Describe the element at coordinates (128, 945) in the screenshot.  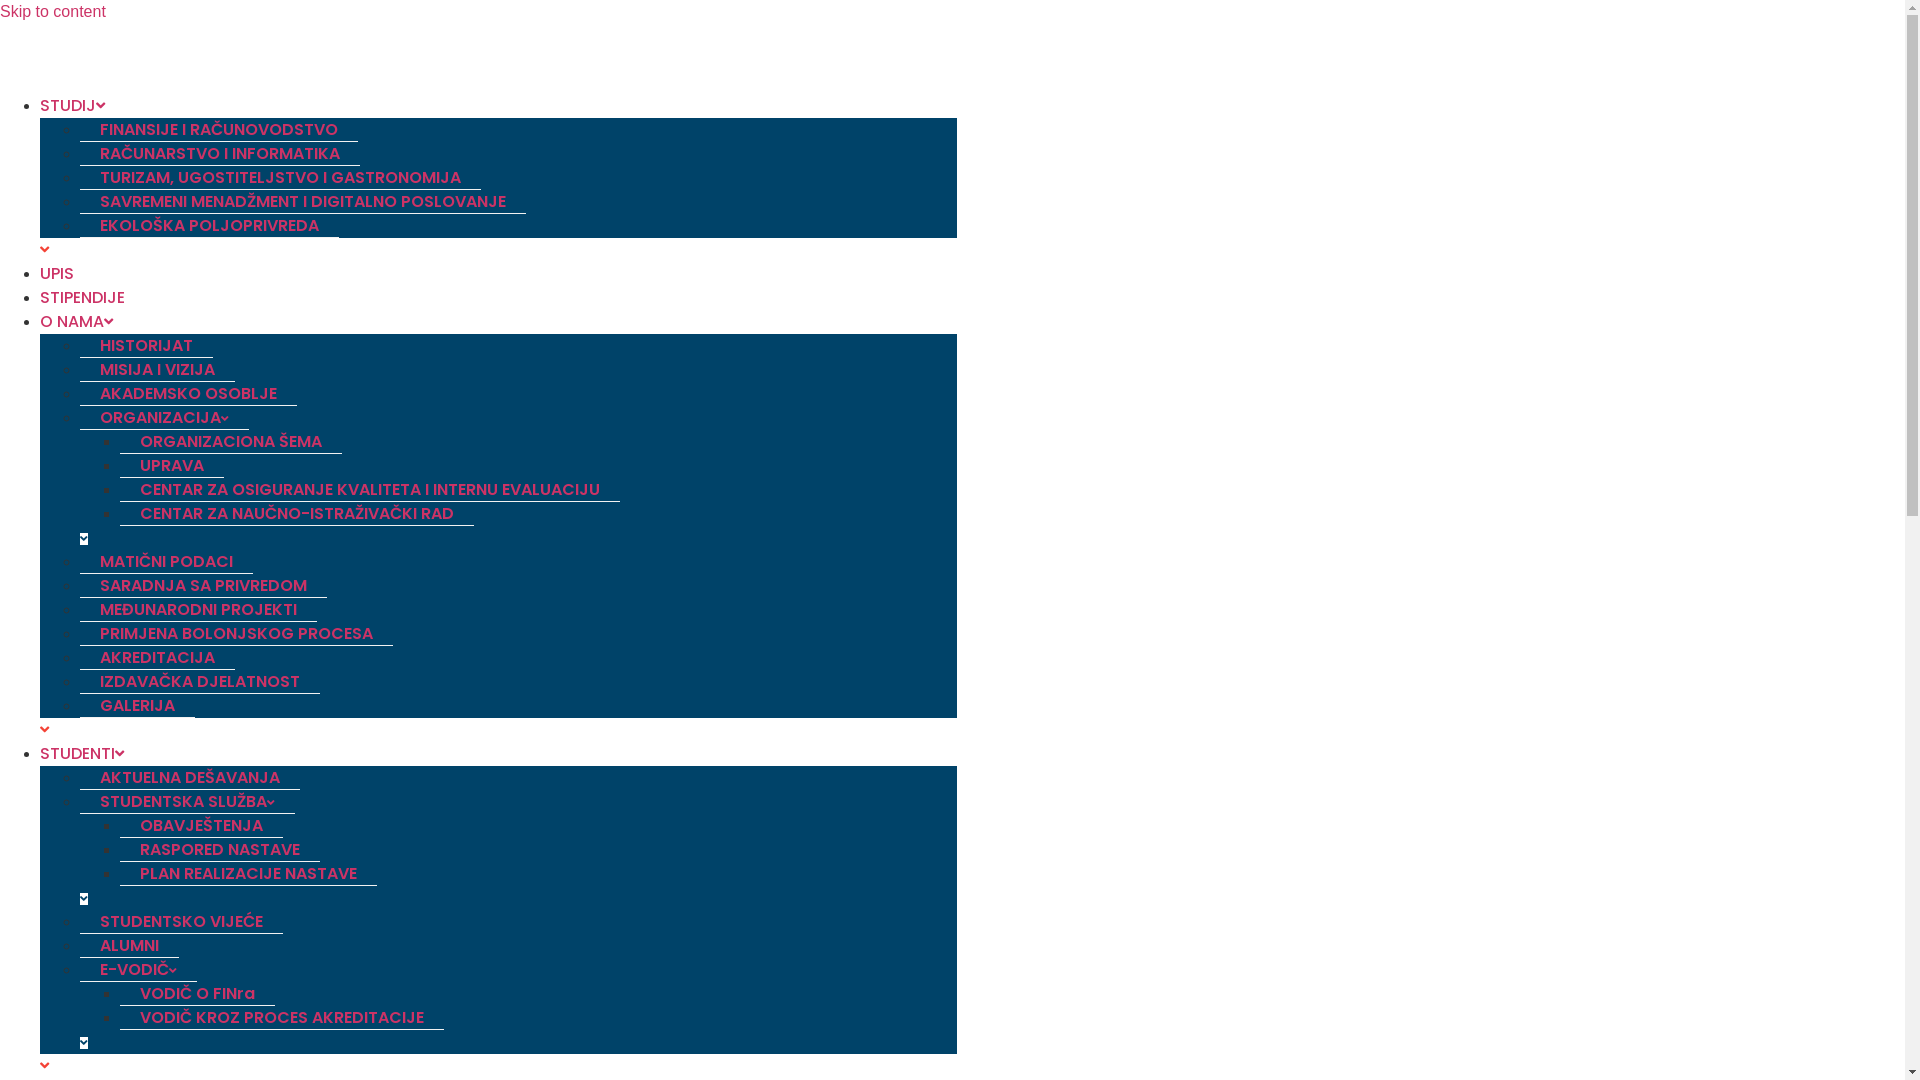
I see `'ALUMNI'` at that location.